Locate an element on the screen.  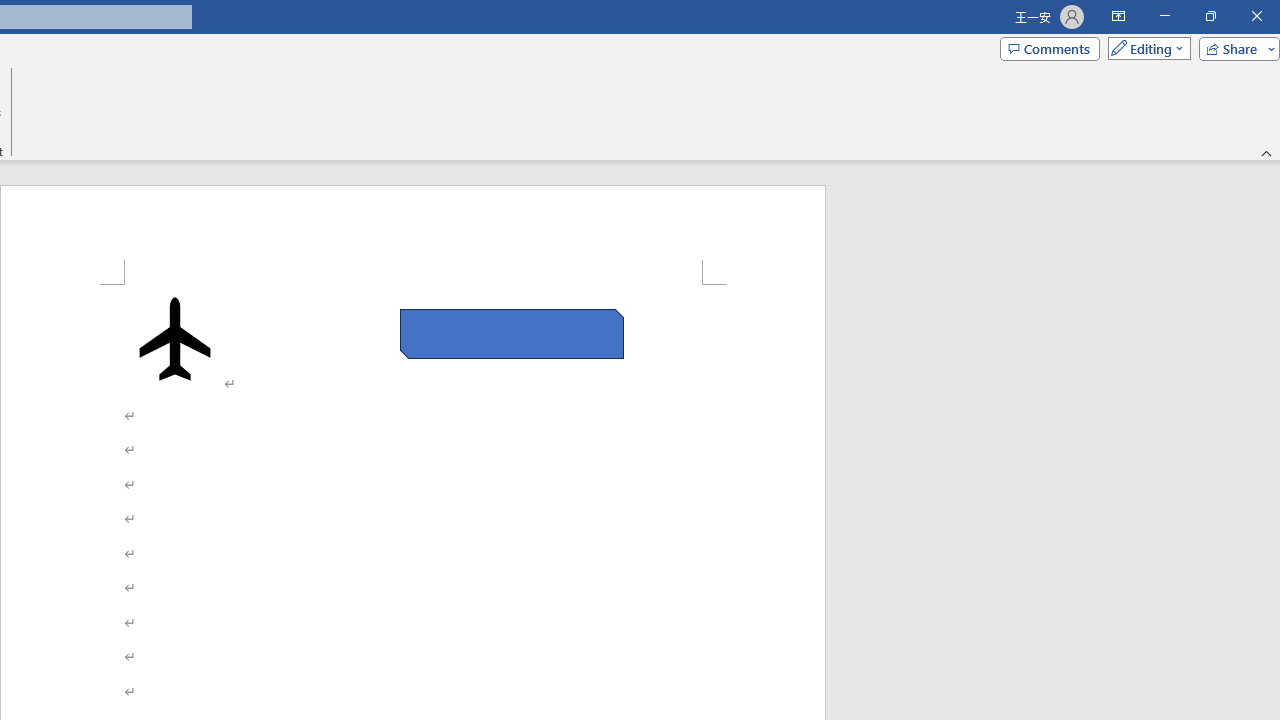
'Close' is located at coordinates (1255, 16).